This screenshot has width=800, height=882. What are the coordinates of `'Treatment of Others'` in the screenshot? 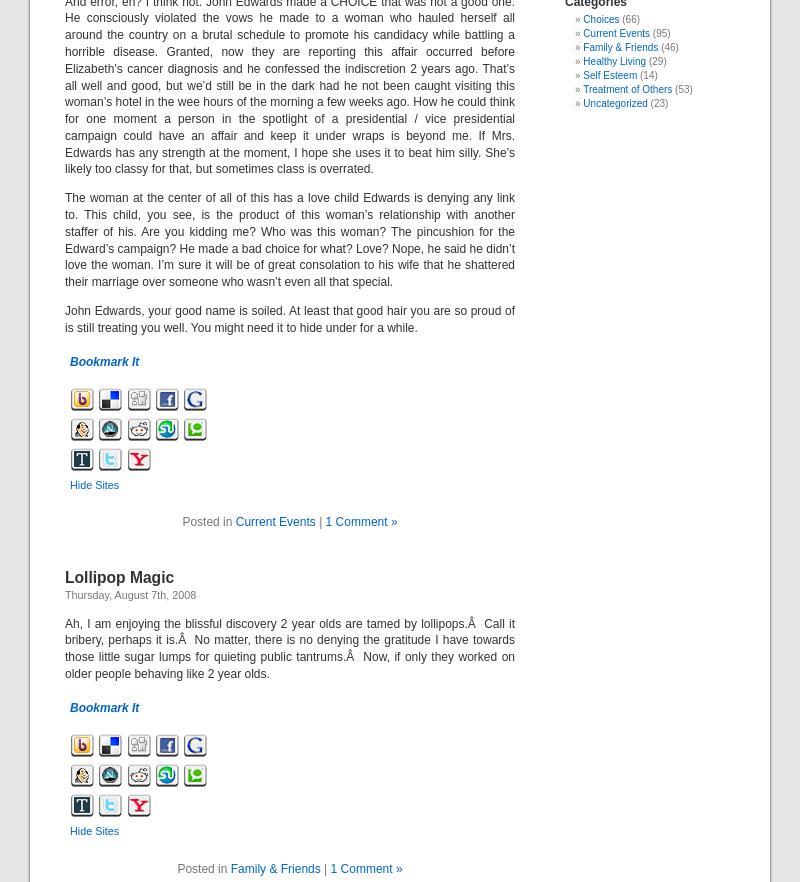 It's located at (627, 89).